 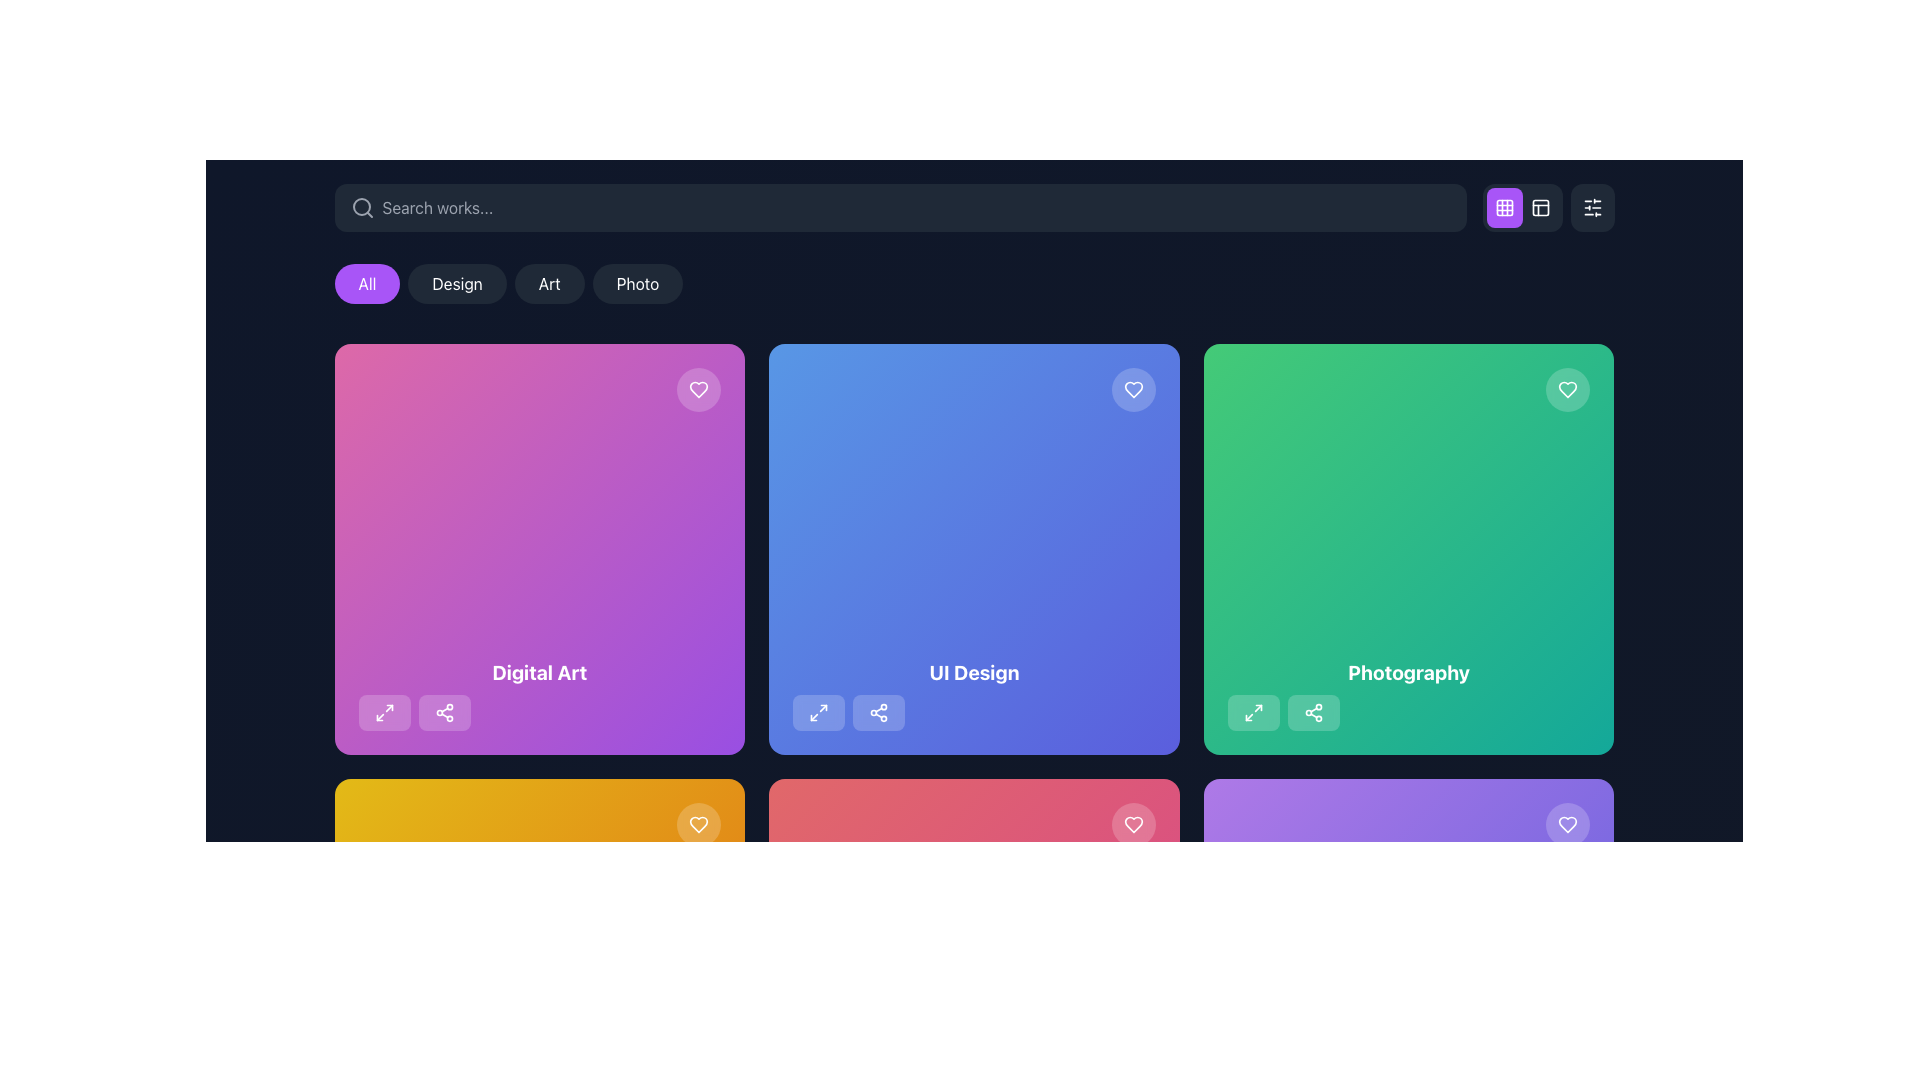 I want to click on the button with an orange-yellow gradient background located, so click(x=539, y=824).